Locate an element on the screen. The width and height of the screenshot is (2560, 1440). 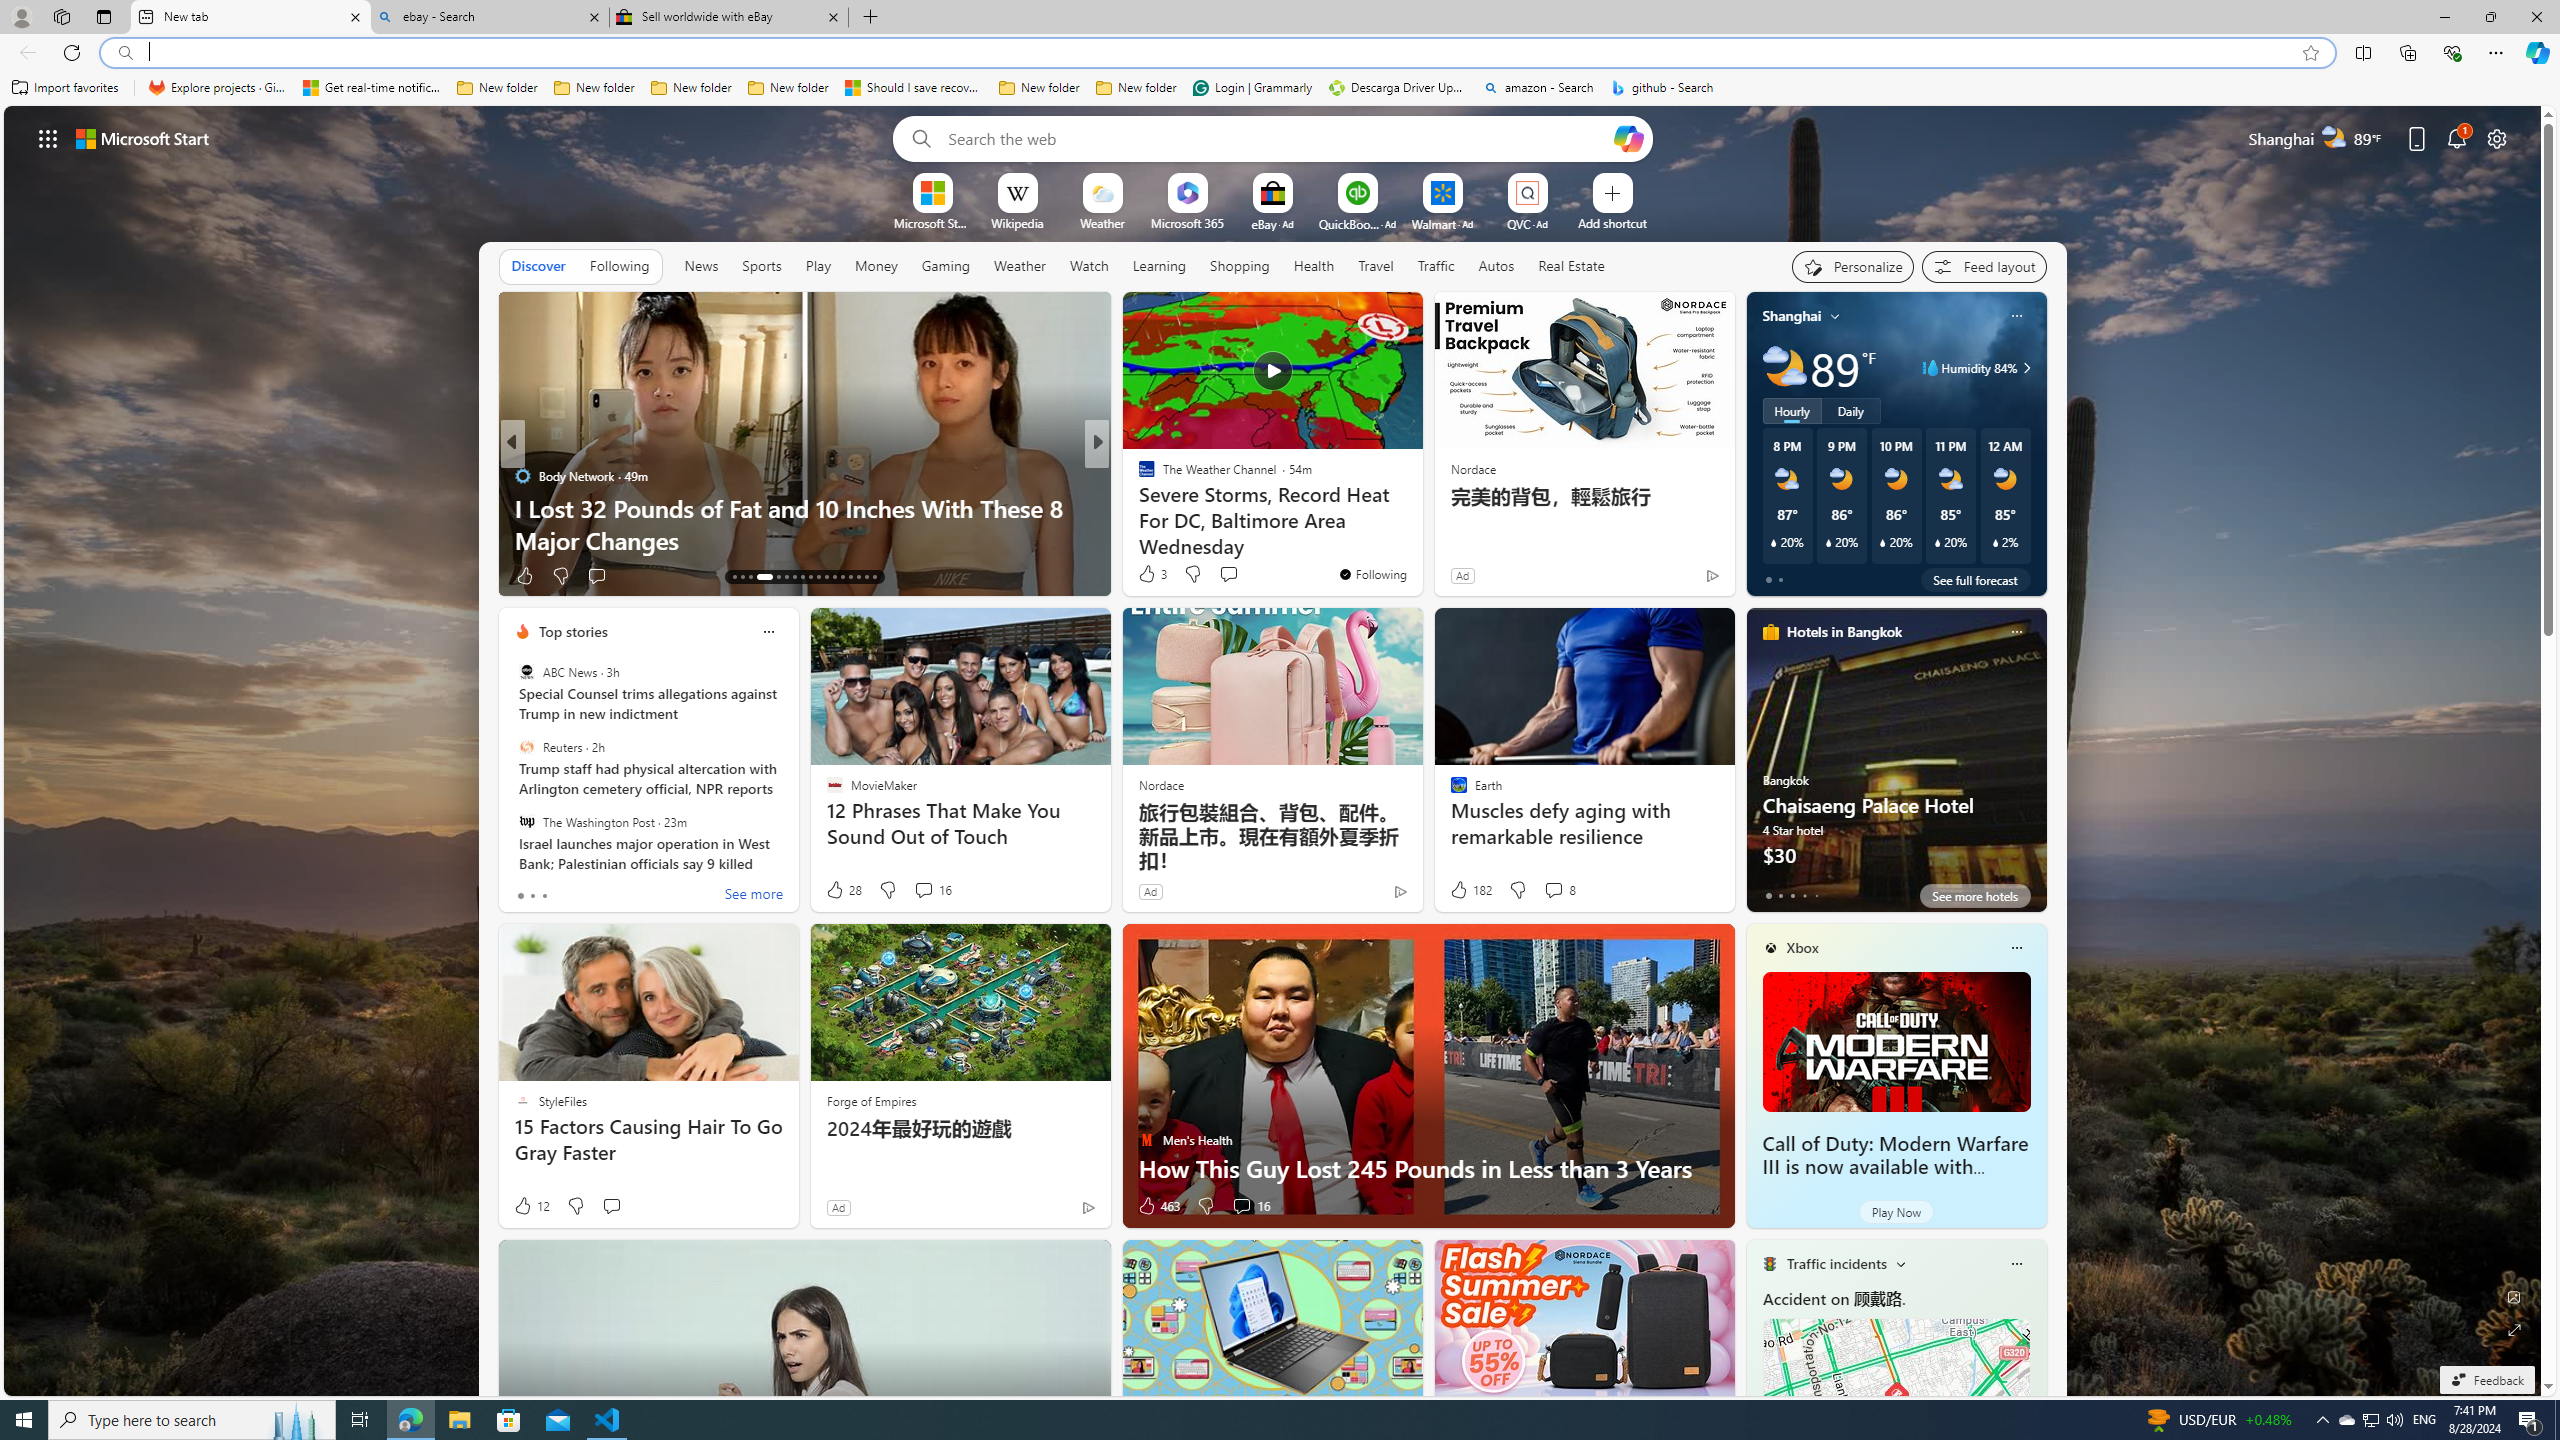
'Login | Grammarly' is located at coordinates (1252, 87).